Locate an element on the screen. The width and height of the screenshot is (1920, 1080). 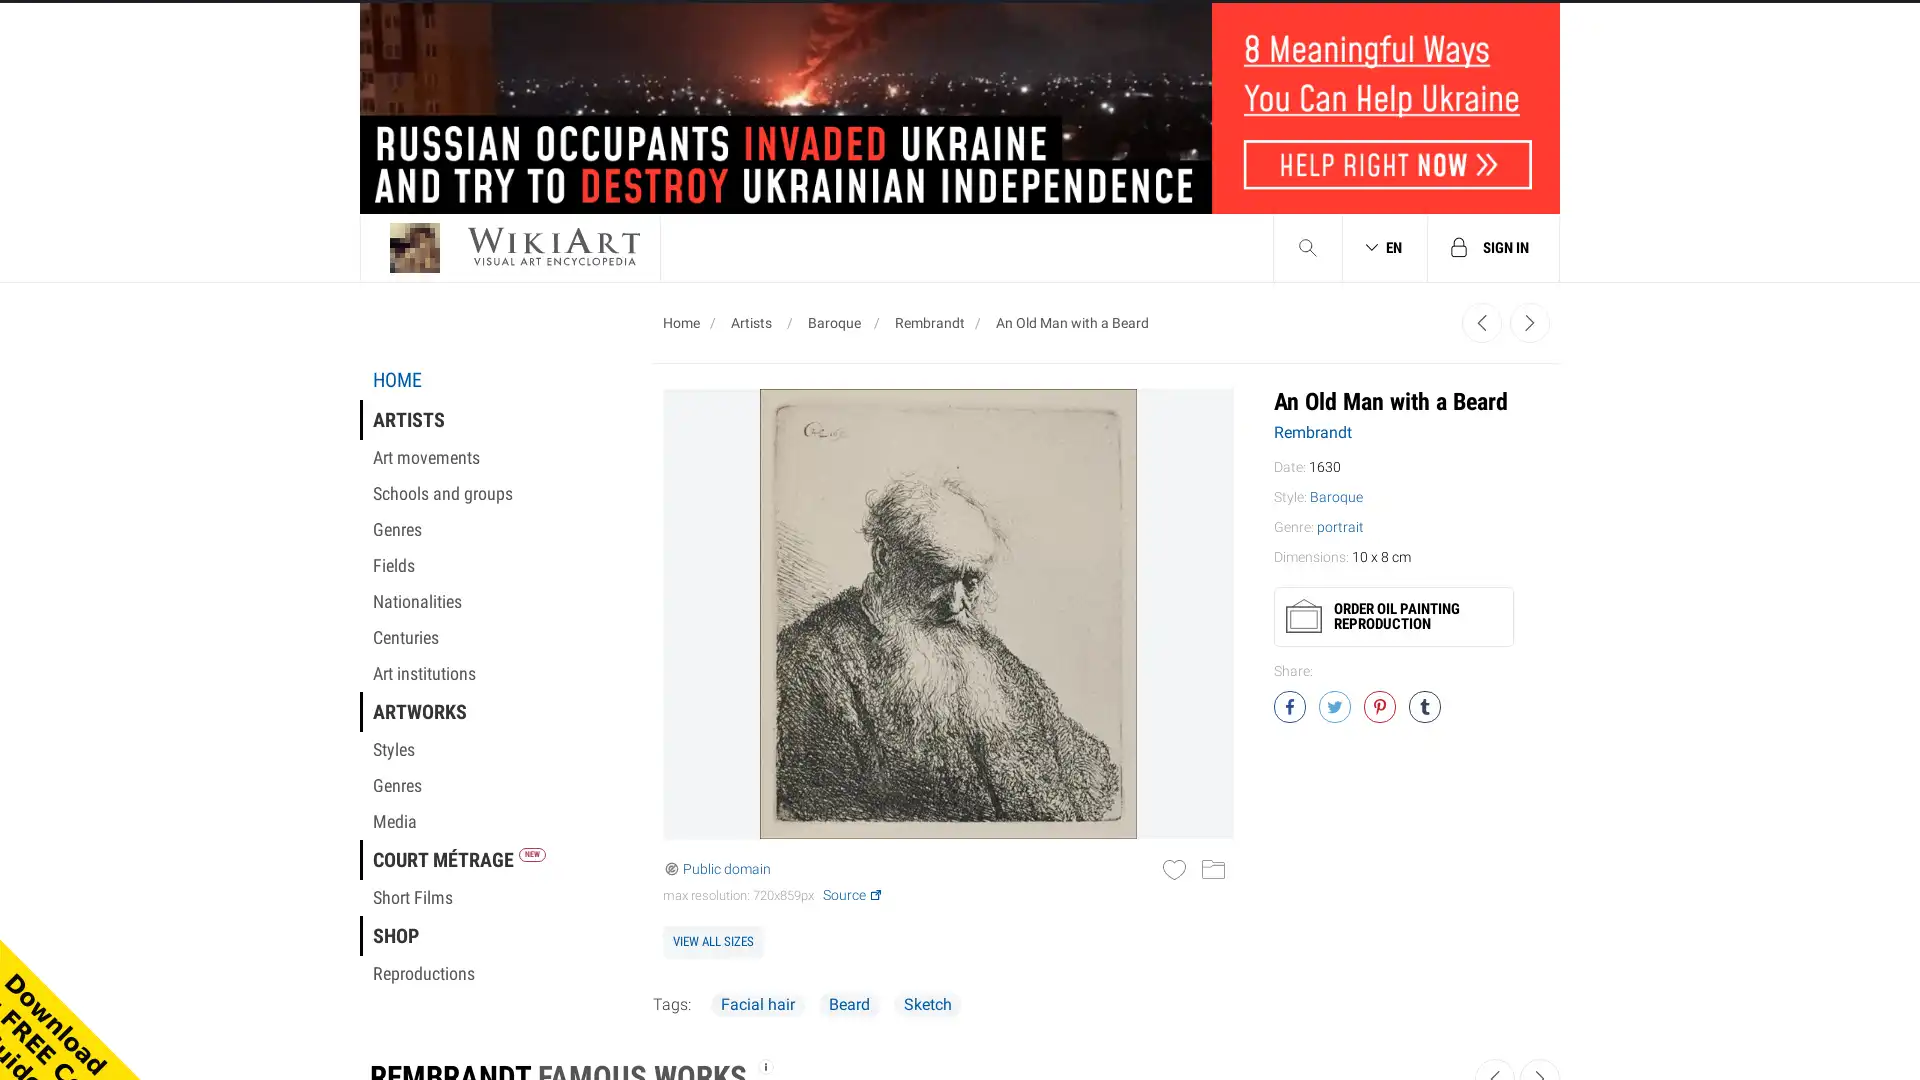
Close form is located at coordinates (1324, 286).